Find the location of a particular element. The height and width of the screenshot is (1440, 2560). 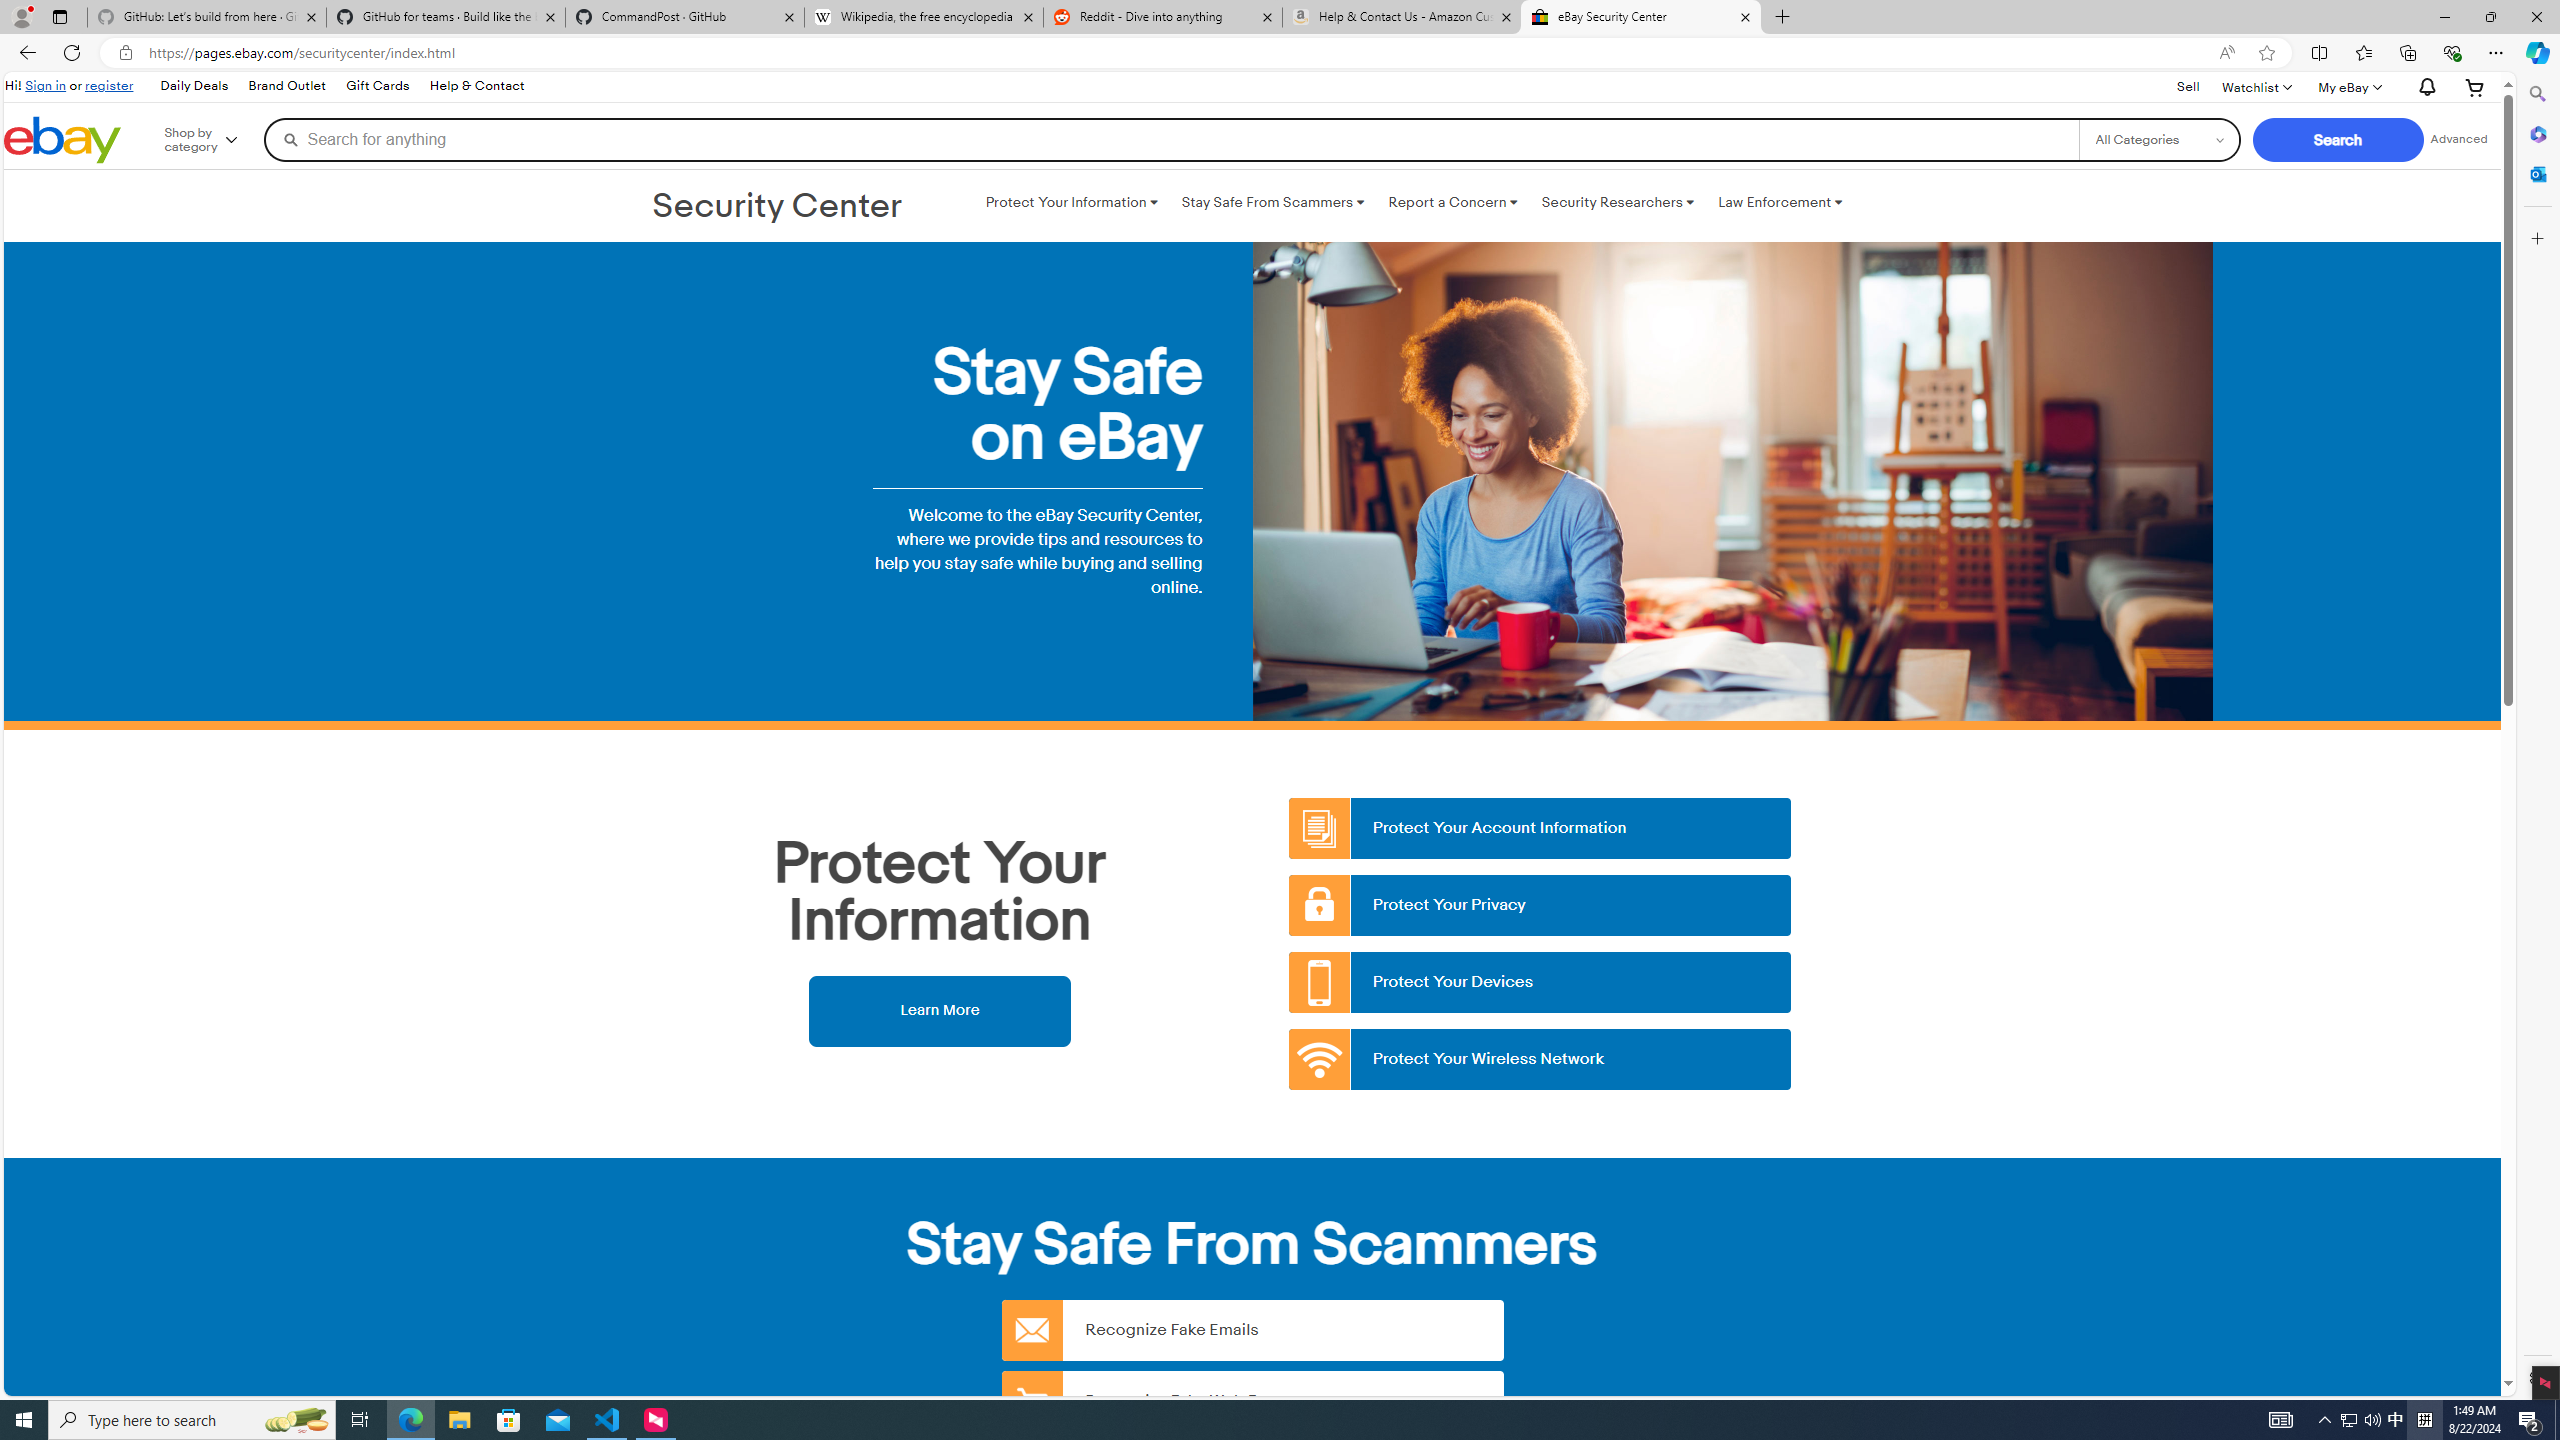

'Sign in' is located at coordinates (45, 84).